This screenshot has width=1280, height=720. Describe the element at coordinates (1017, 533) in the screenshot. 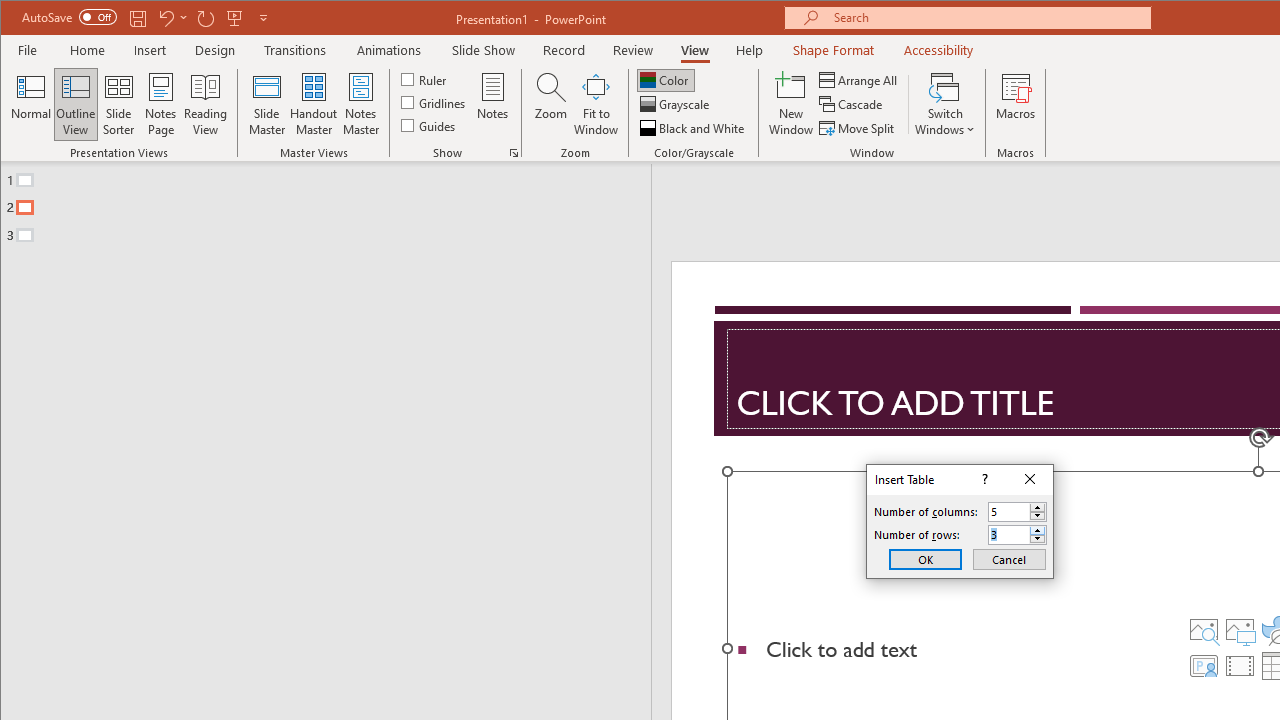

I see `'Number of rows'` at that location.